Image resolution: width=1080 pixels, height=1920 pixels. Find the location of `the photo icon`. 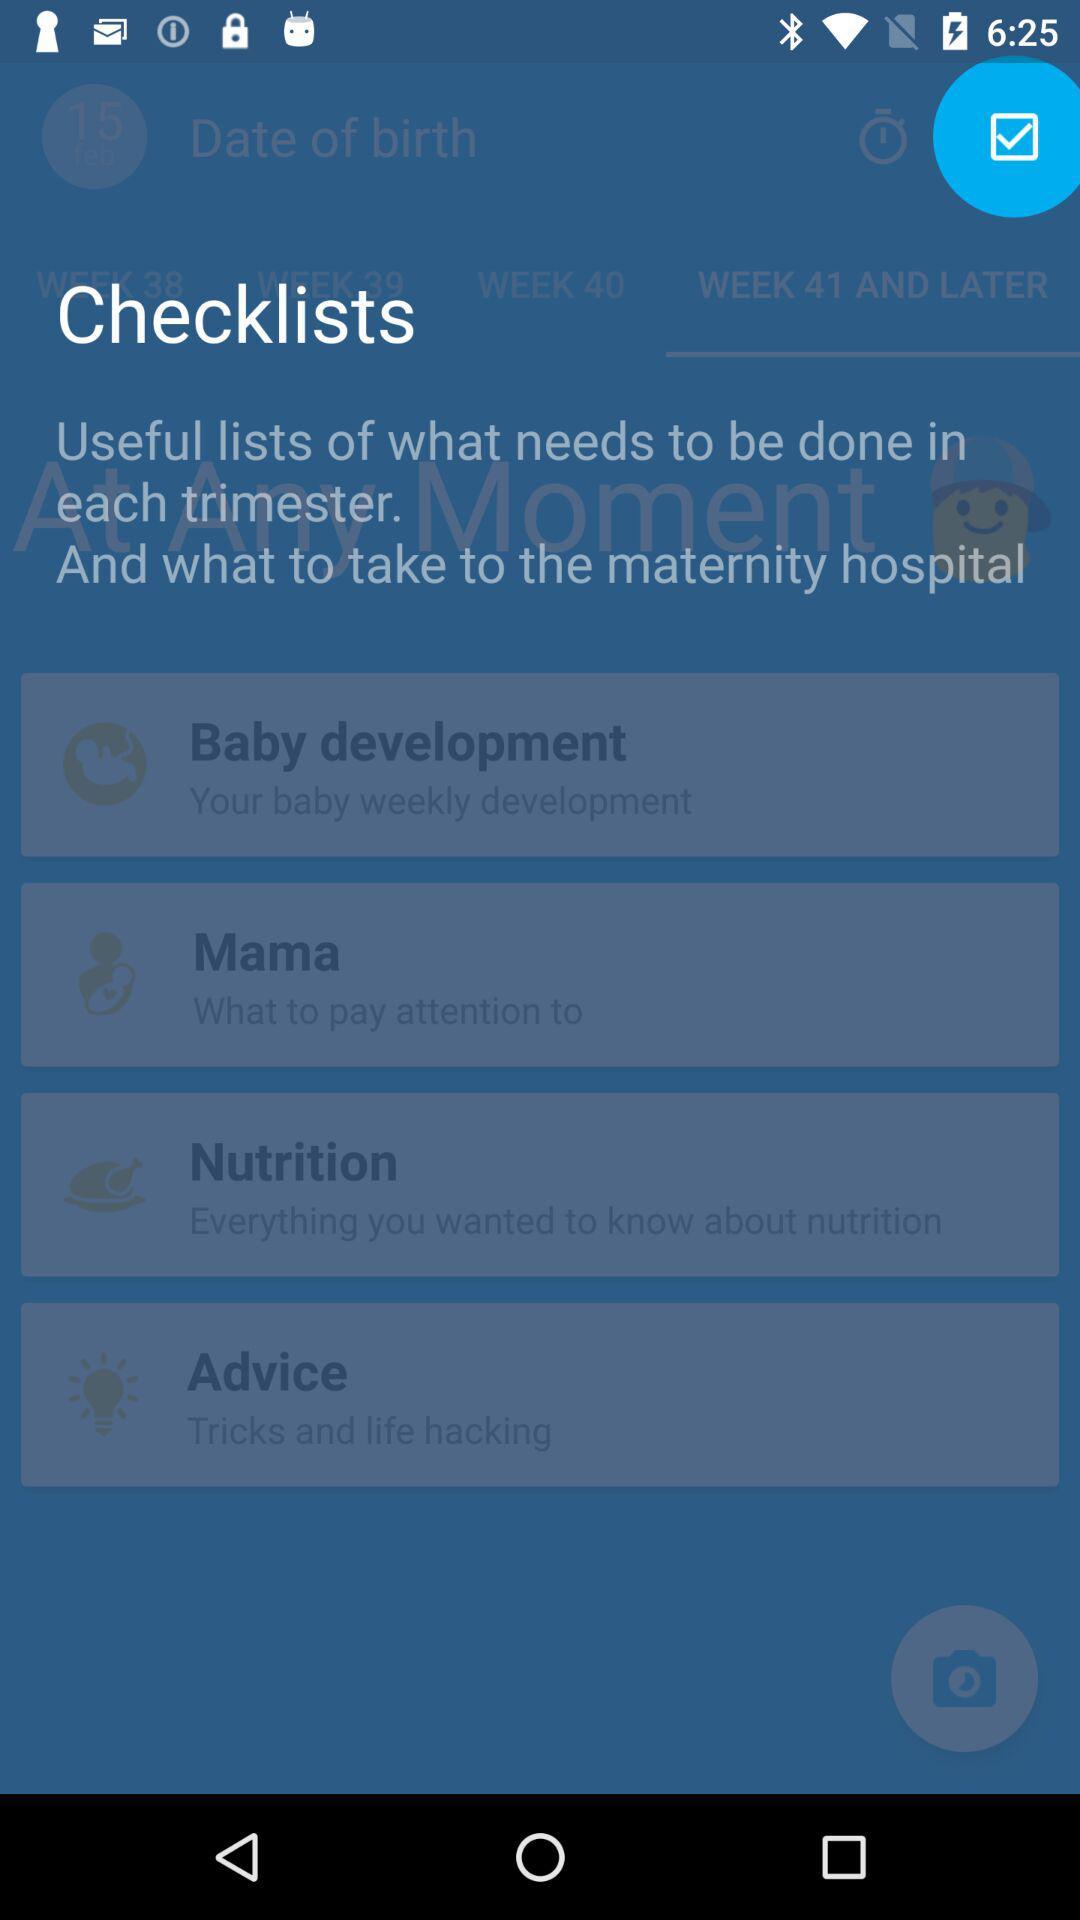

the photo icon is located at coordinates (963, 1678).